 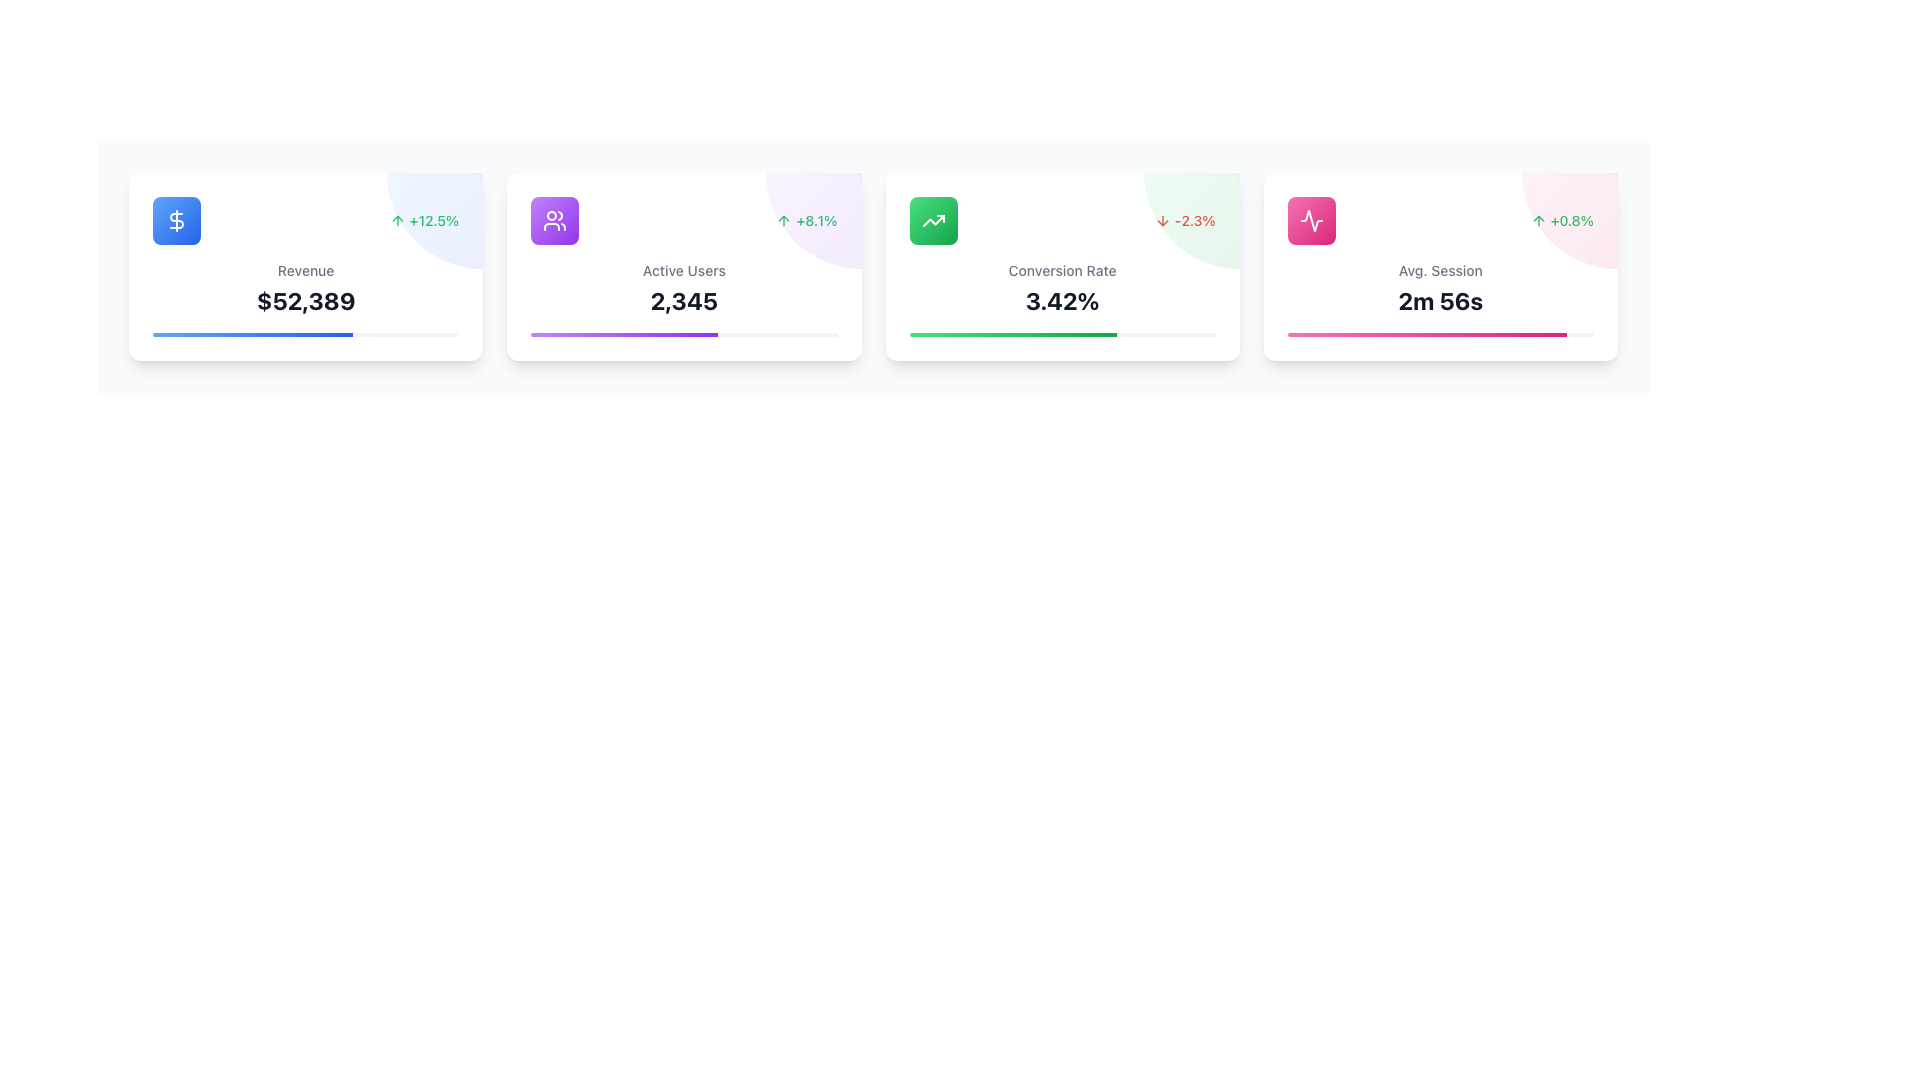 I want to click on the graphical trend line within the icon located at the top-left corner of the 'Conversion Rate' card, so click(x=932, y=220).